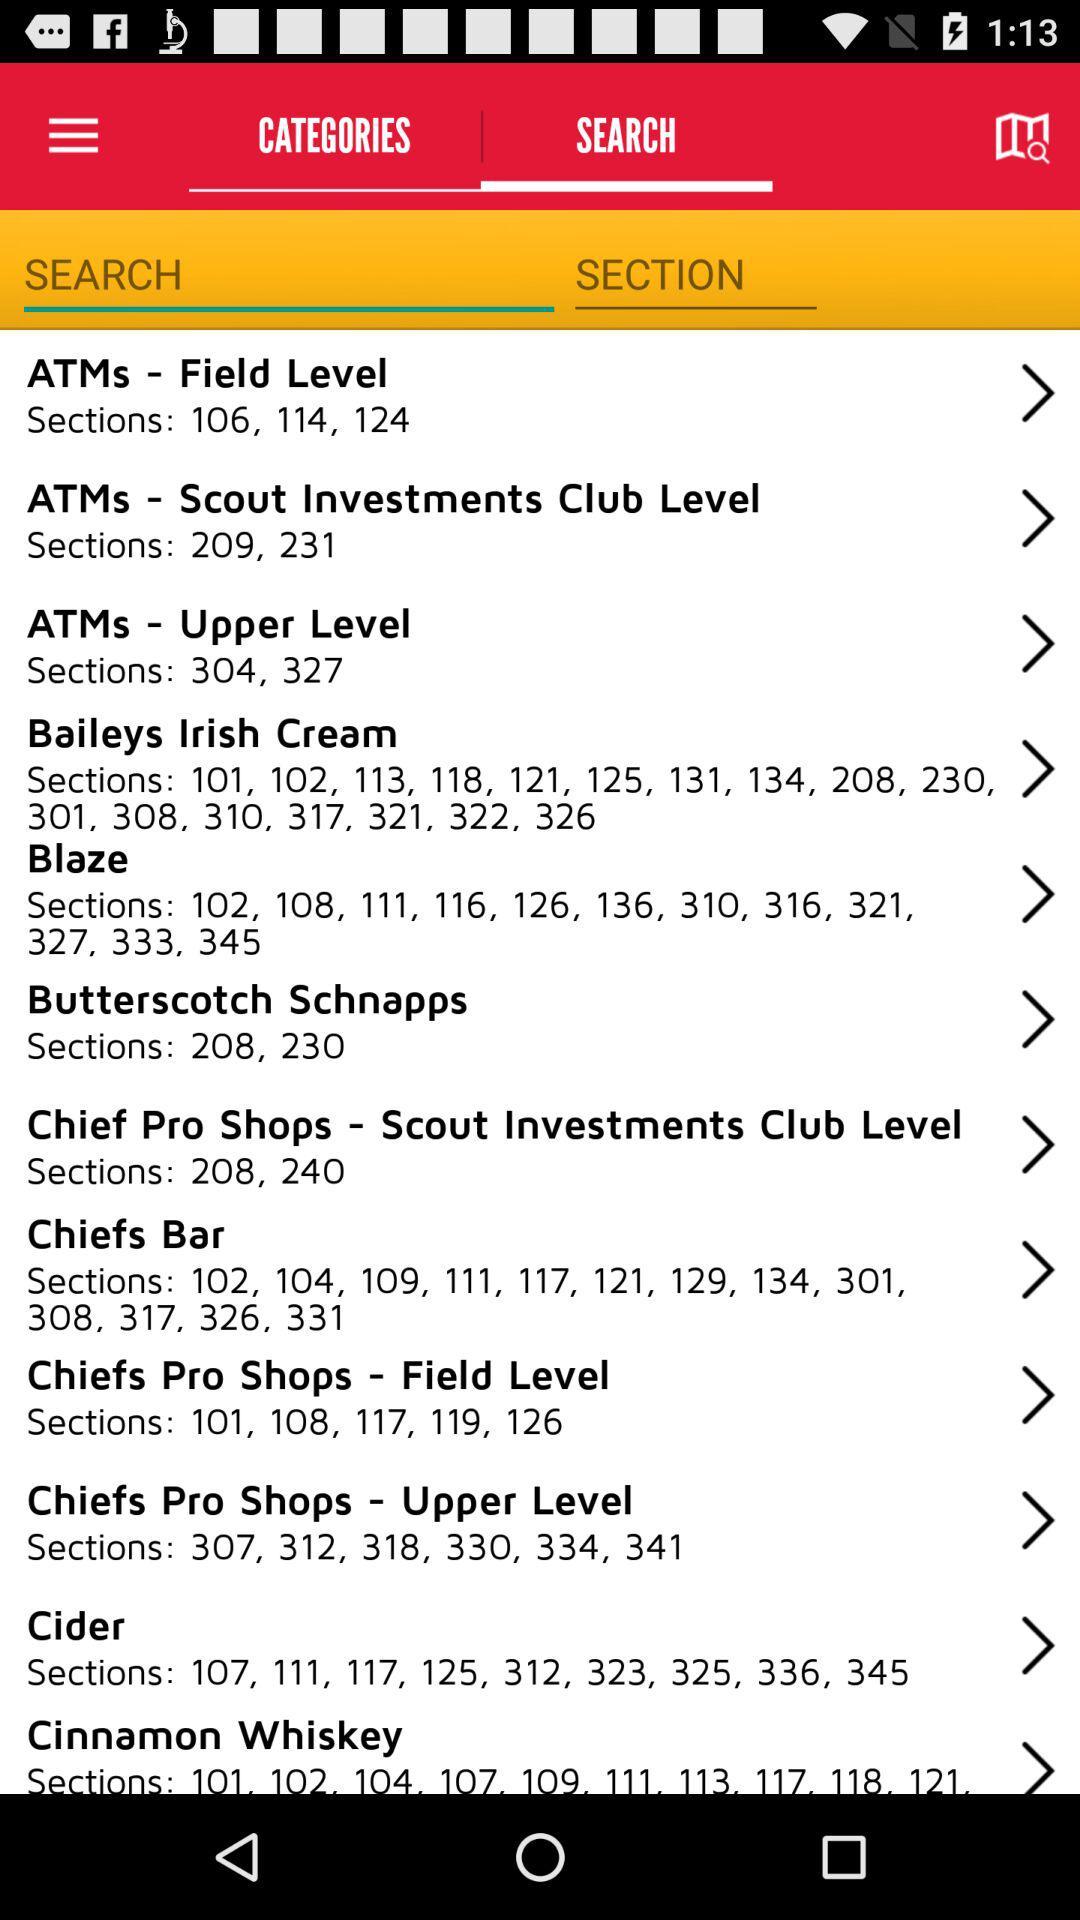  I want to click on the cinnamon whiskey icon, so click(214, 1731).